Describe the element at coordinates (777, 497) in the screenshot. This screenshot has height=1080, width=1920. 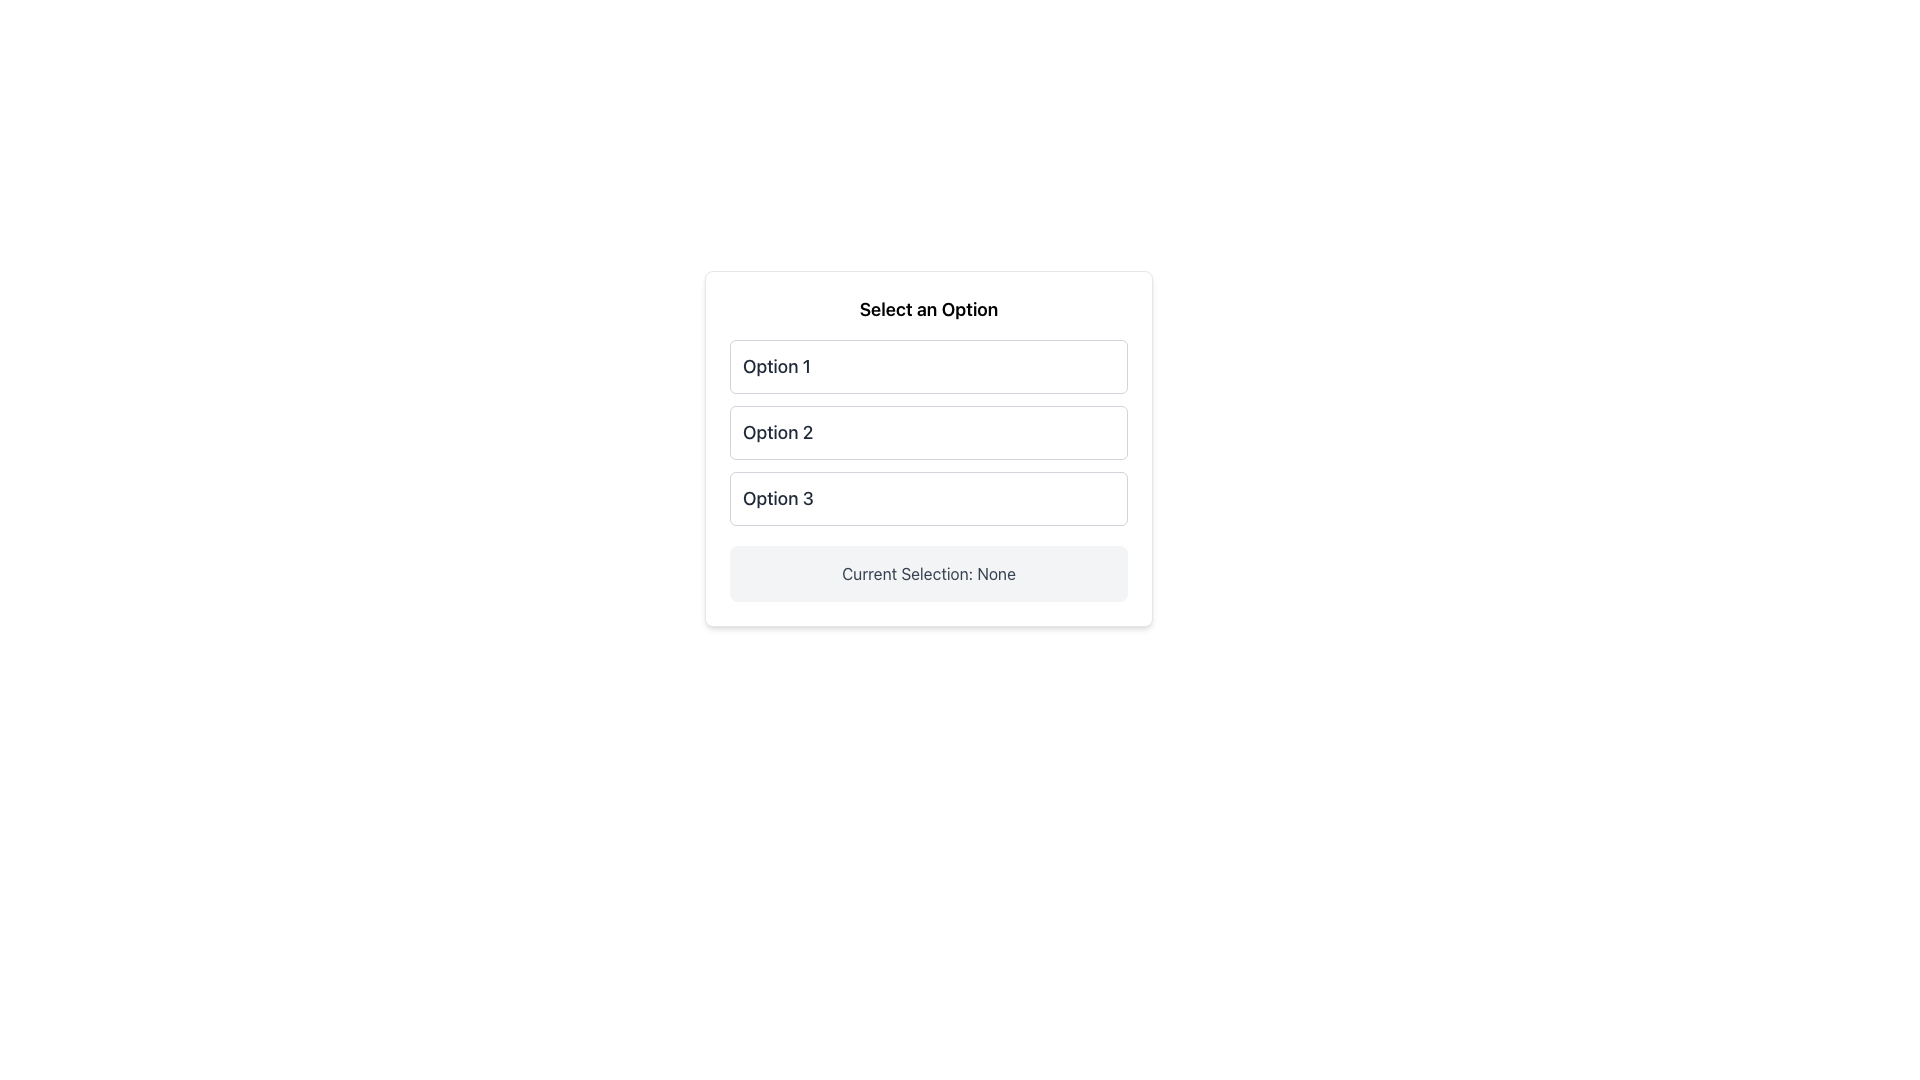
I see `text of the Text Label displaying 'Option 3', which is styled prominently and located beneath 'Option 2' in a vertical list of selectable options` at that location.